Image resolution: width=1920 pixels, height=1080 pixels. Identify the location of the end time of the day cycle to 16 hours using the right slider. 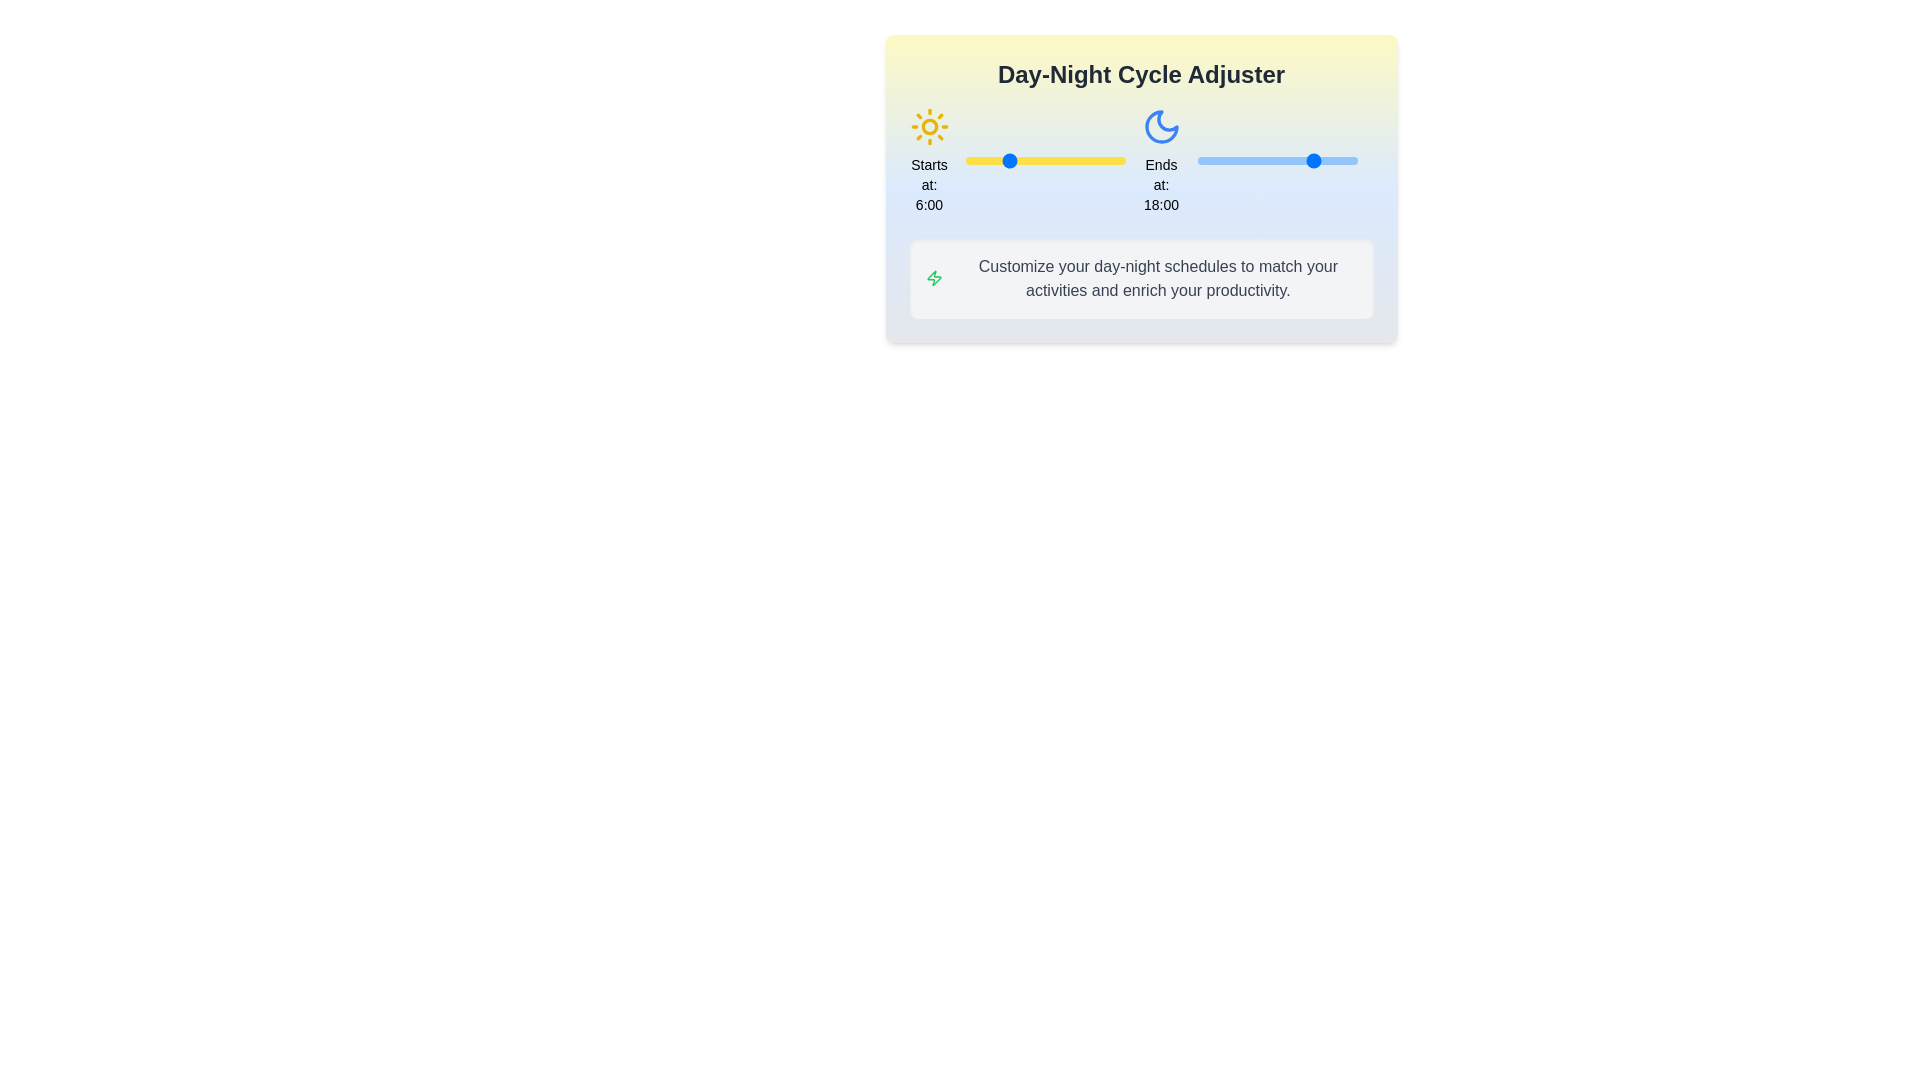
(1304, 160).